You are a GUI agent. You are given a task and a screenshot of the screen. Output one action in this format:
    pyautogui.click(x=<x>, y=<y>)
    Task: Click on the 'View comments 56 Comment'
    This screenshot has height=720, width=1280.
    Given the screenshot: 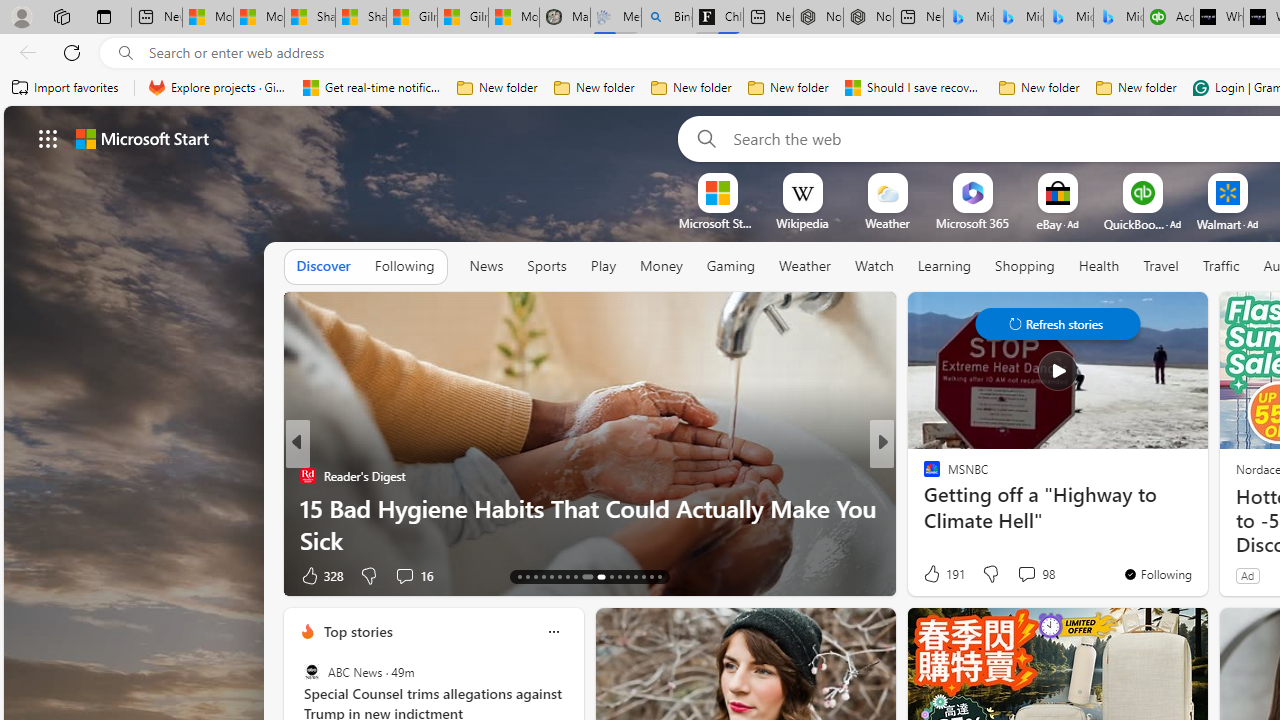 What is the action you would take?
    pyautogui.click(x=1020, y=575)
    